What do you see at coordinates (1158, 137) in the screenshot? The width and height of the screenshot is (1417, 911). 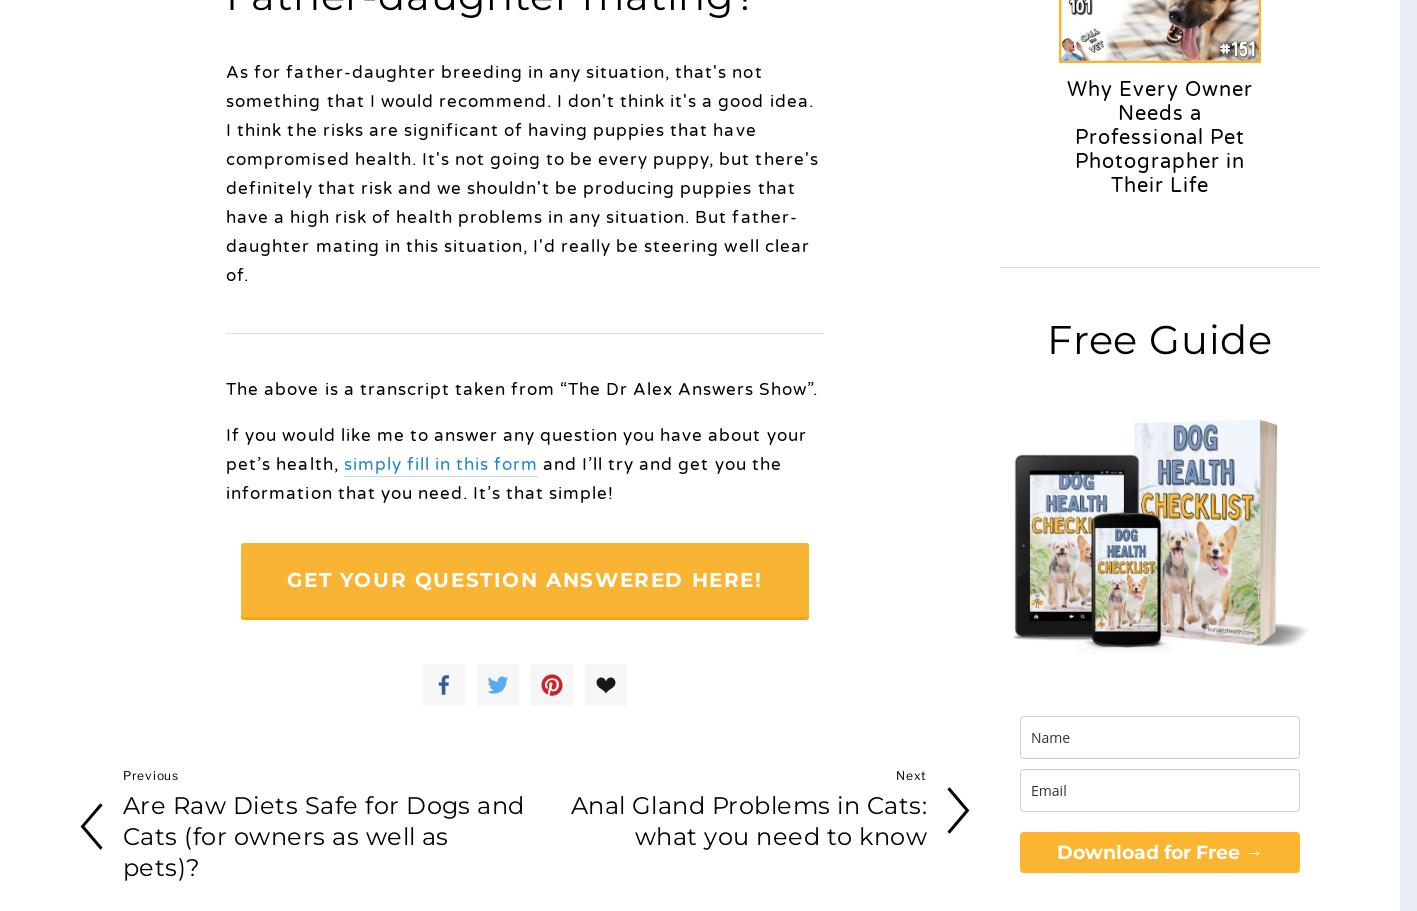 I see `'Why Every Owner Needs a Professional Pet Photographer in Their Life'` at bounding box center [1158, 137].